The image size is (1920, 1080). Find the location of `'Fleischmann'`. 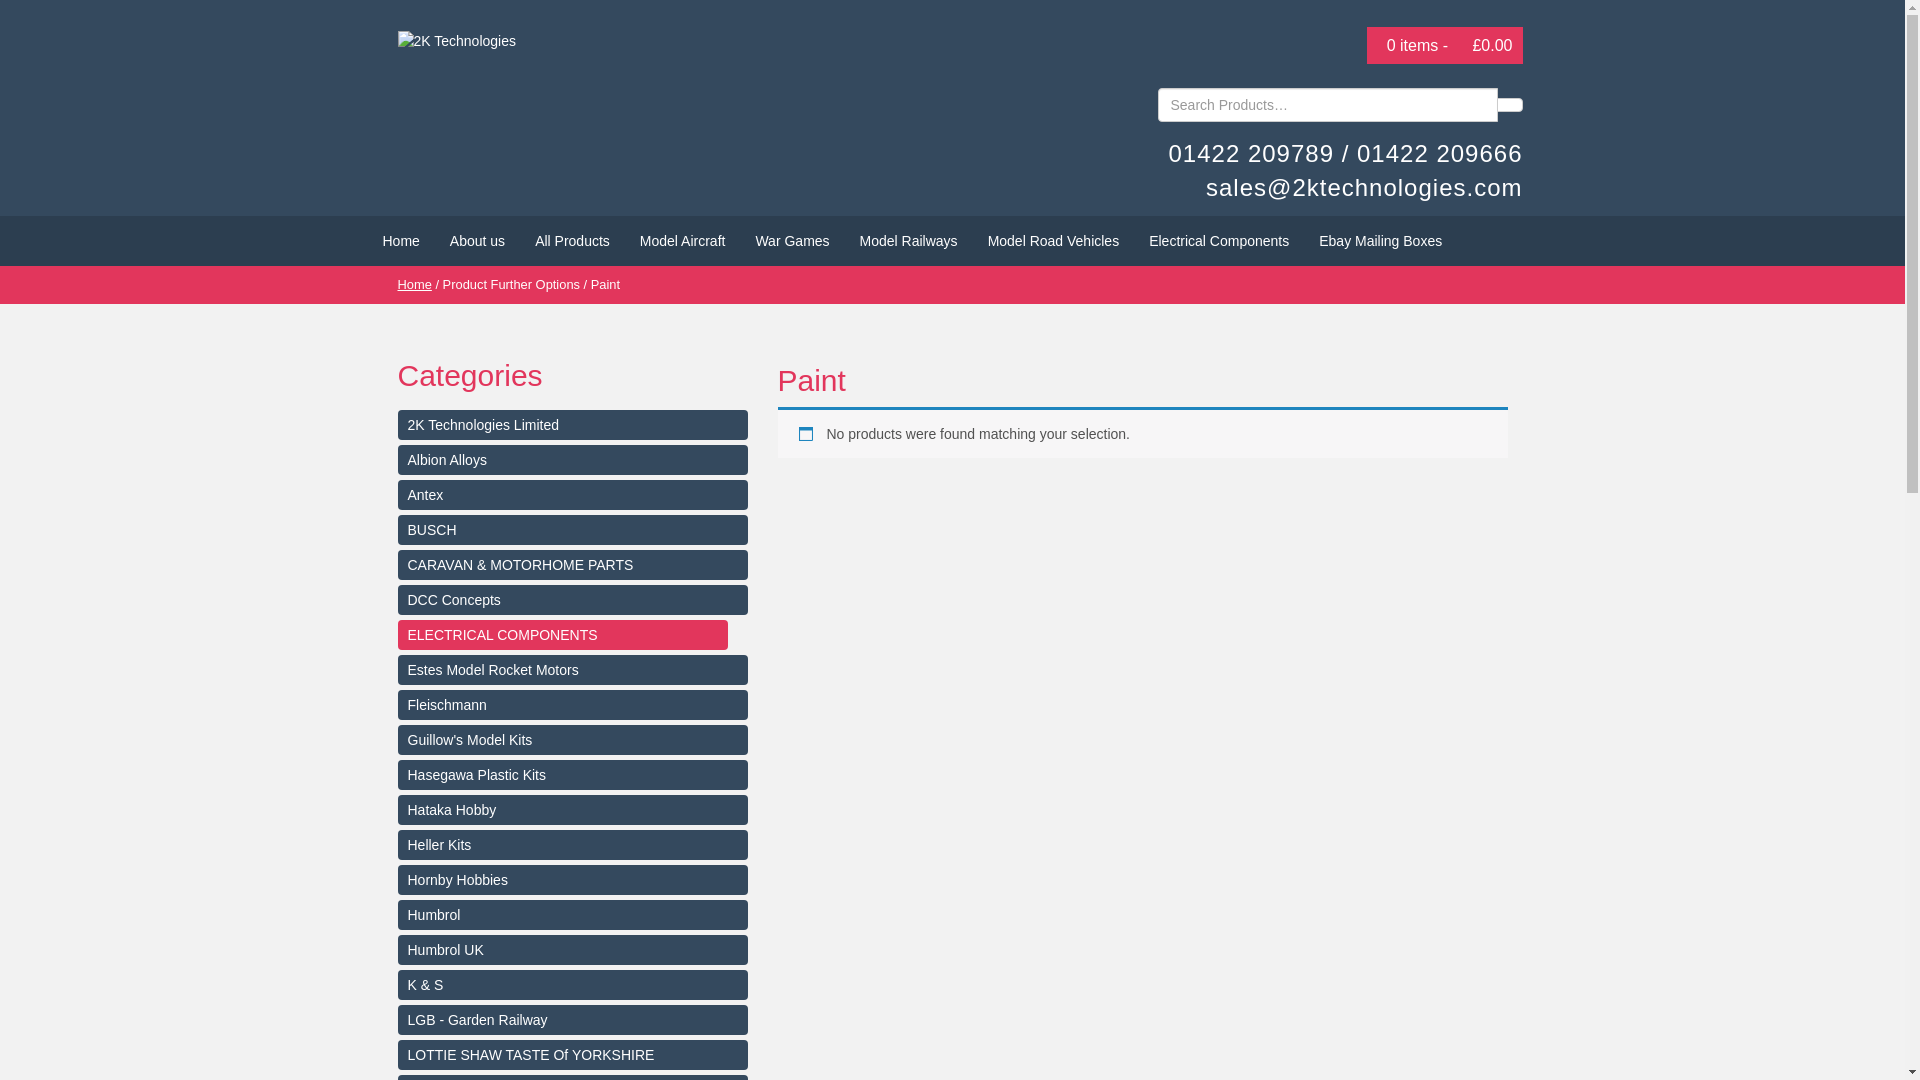

'Fleischmann' is located at coordinates (571, 704).